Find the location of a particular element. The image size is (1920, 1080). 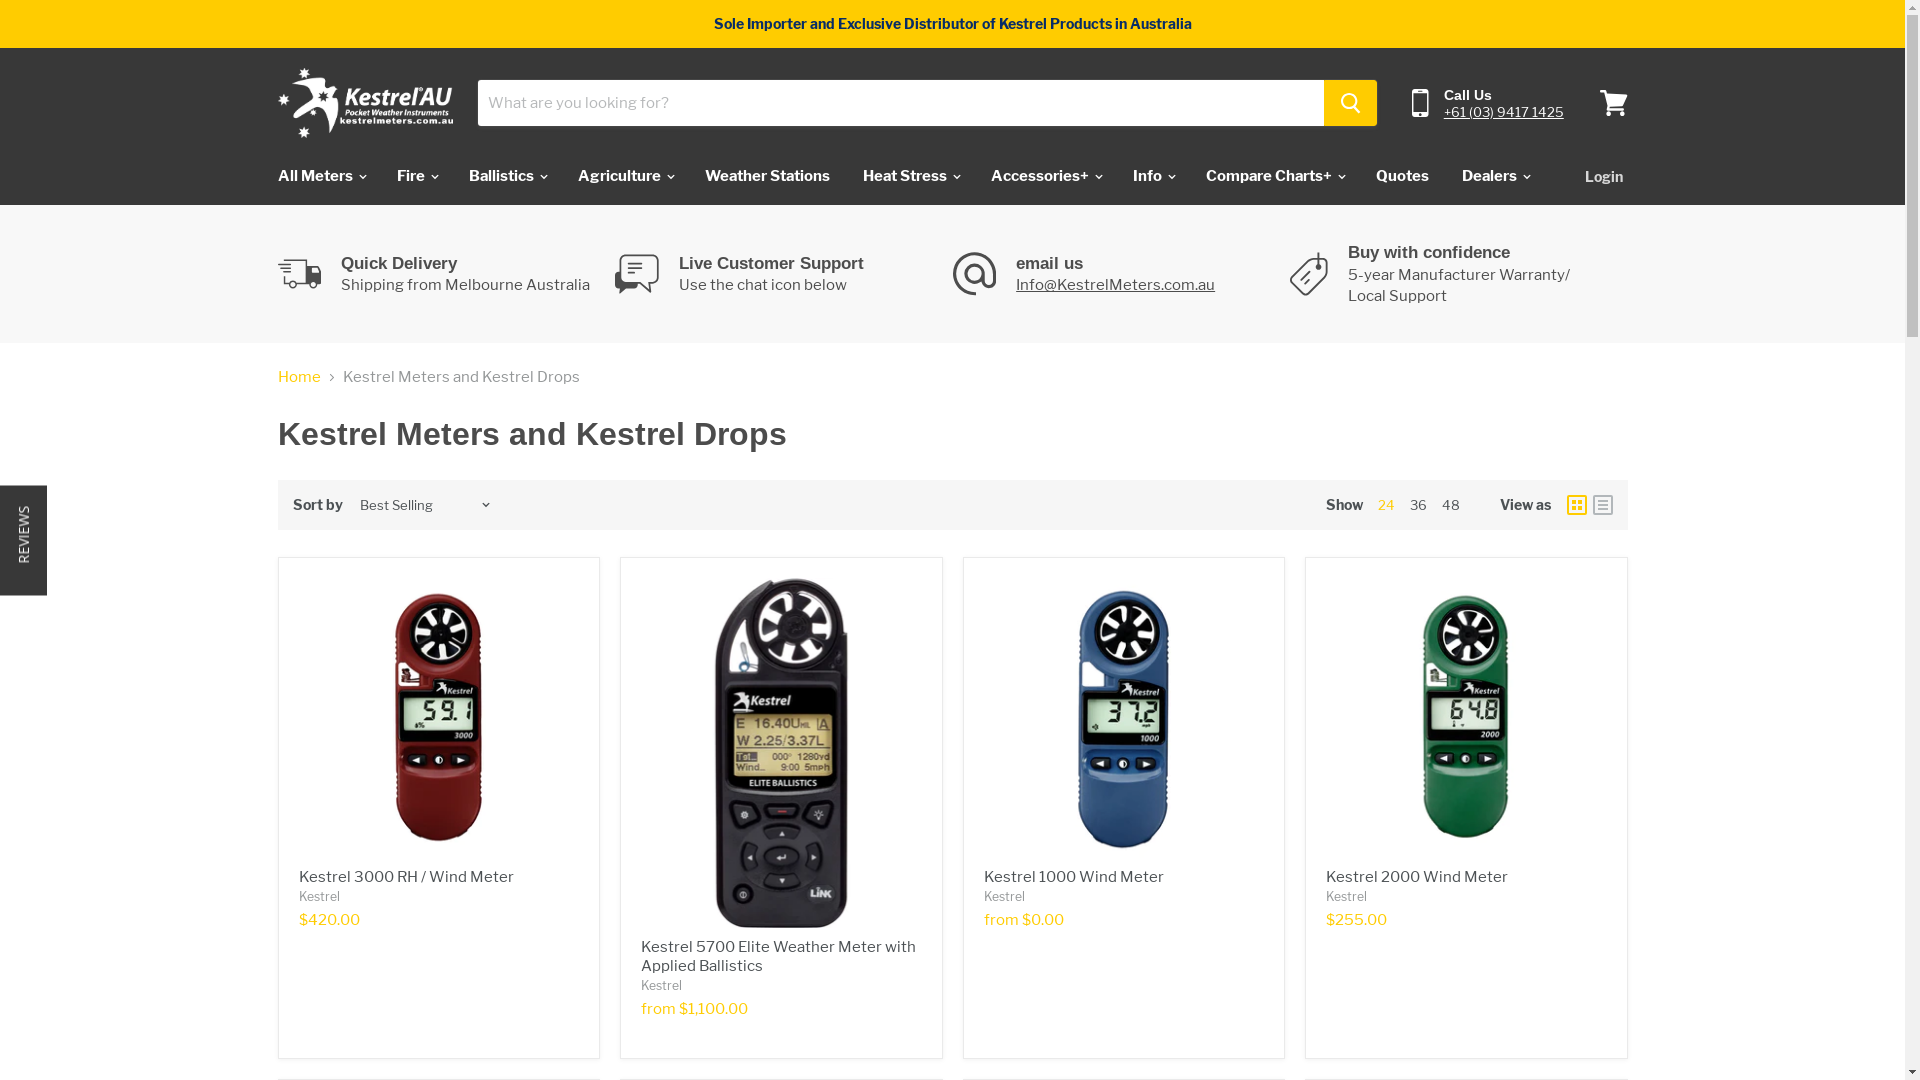

'Login' is located at coordinates (1603, 175).